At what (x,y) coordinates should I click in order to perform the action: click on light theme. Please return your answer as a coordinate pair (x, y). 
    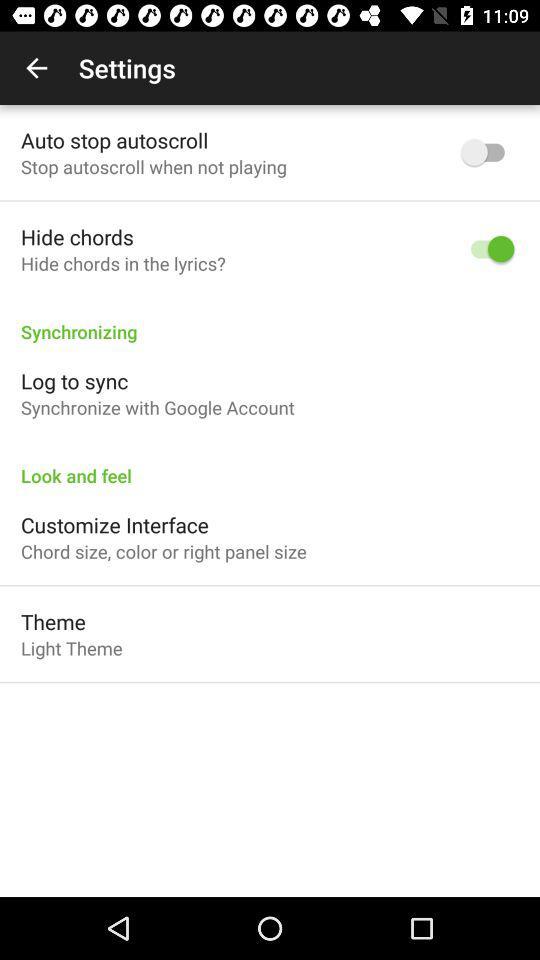
    Looking at the image, I should click on (70, 647).